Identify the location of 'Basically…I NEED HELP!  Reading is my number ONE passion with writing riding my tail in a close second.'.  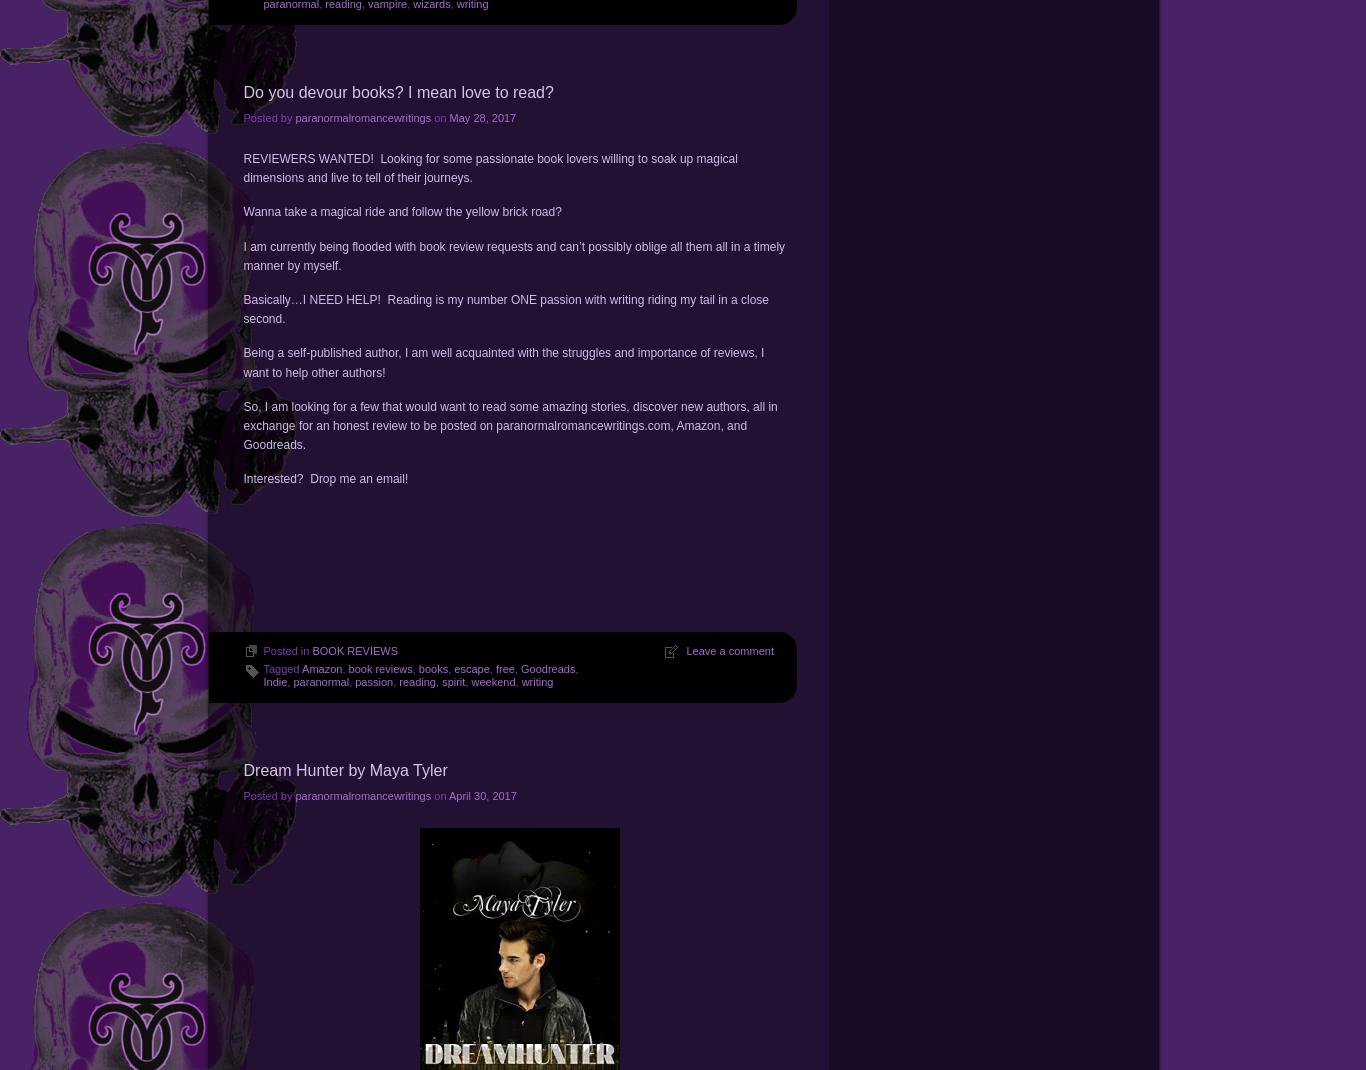
(505, 309).